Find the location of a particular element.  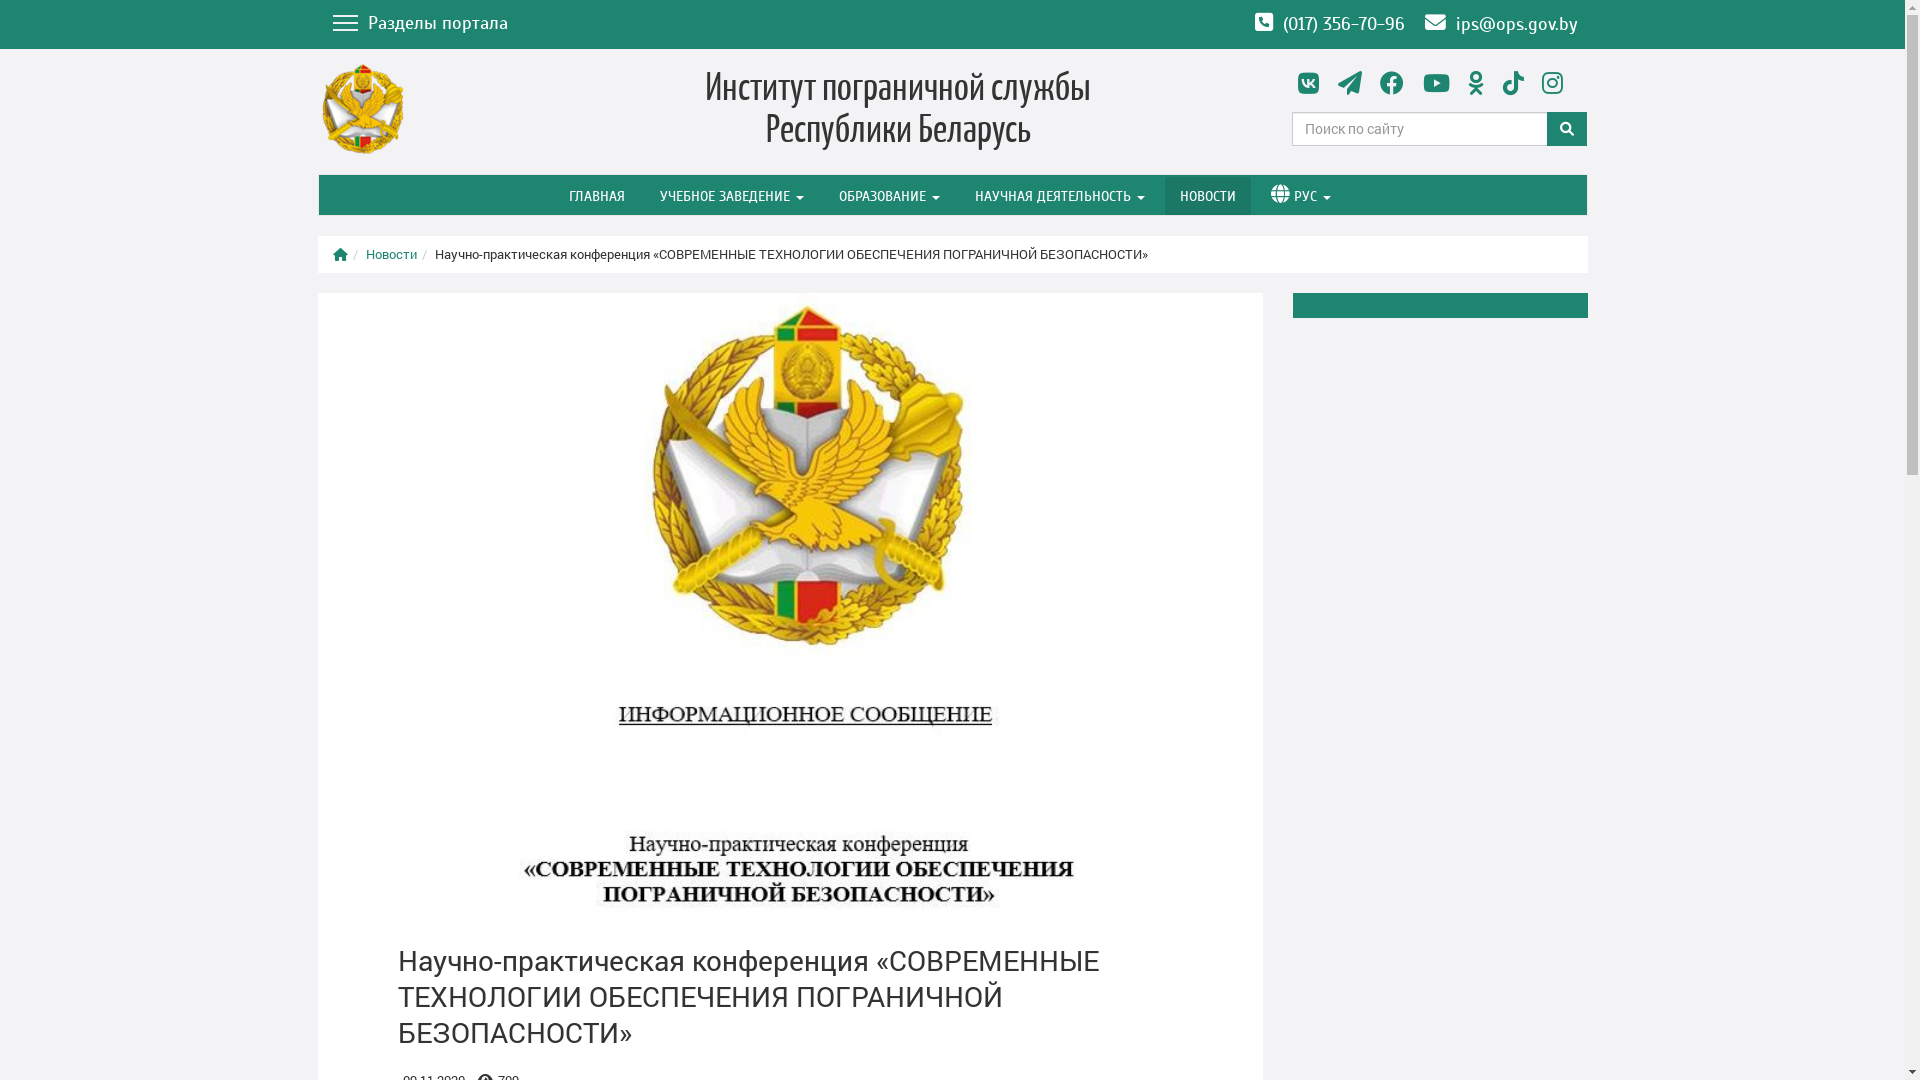

'ips@ops.gov.by' is located at coordinates (1500, 24).